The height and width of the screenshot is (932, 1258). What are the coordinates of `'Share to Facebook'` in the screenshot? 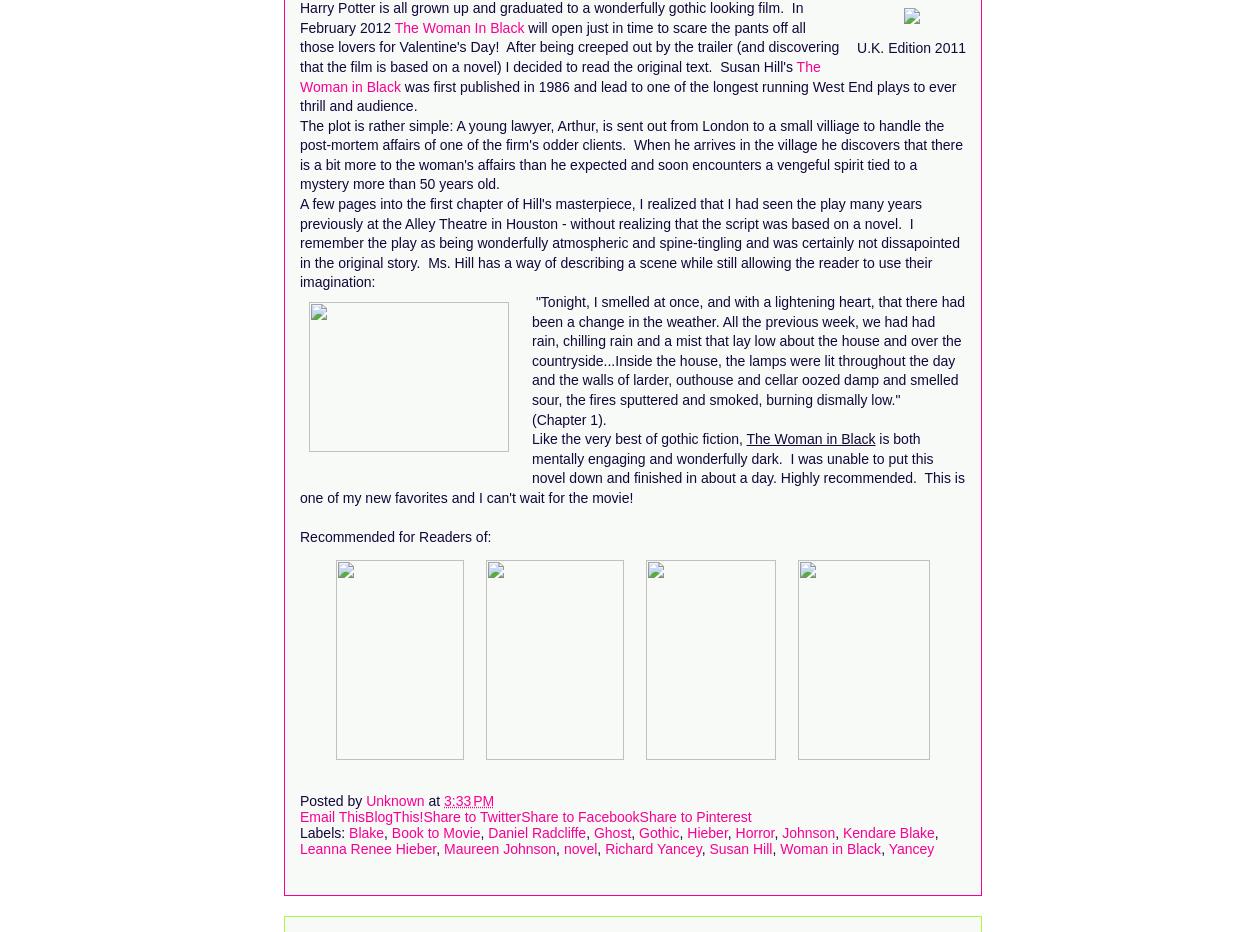 It's located at (519, 815).